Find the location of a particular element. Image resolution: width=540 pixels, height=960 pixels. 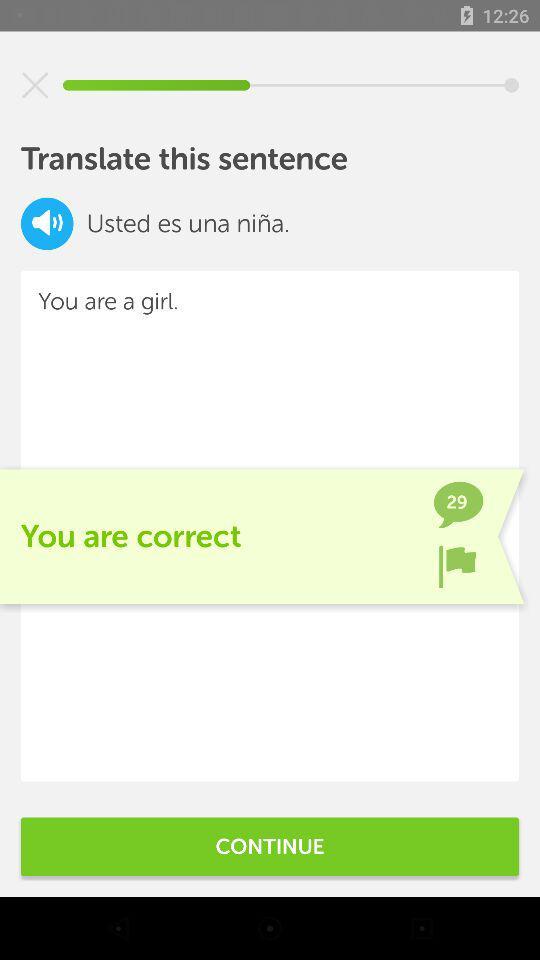

the volume icon is located at coordinates (47, 223).